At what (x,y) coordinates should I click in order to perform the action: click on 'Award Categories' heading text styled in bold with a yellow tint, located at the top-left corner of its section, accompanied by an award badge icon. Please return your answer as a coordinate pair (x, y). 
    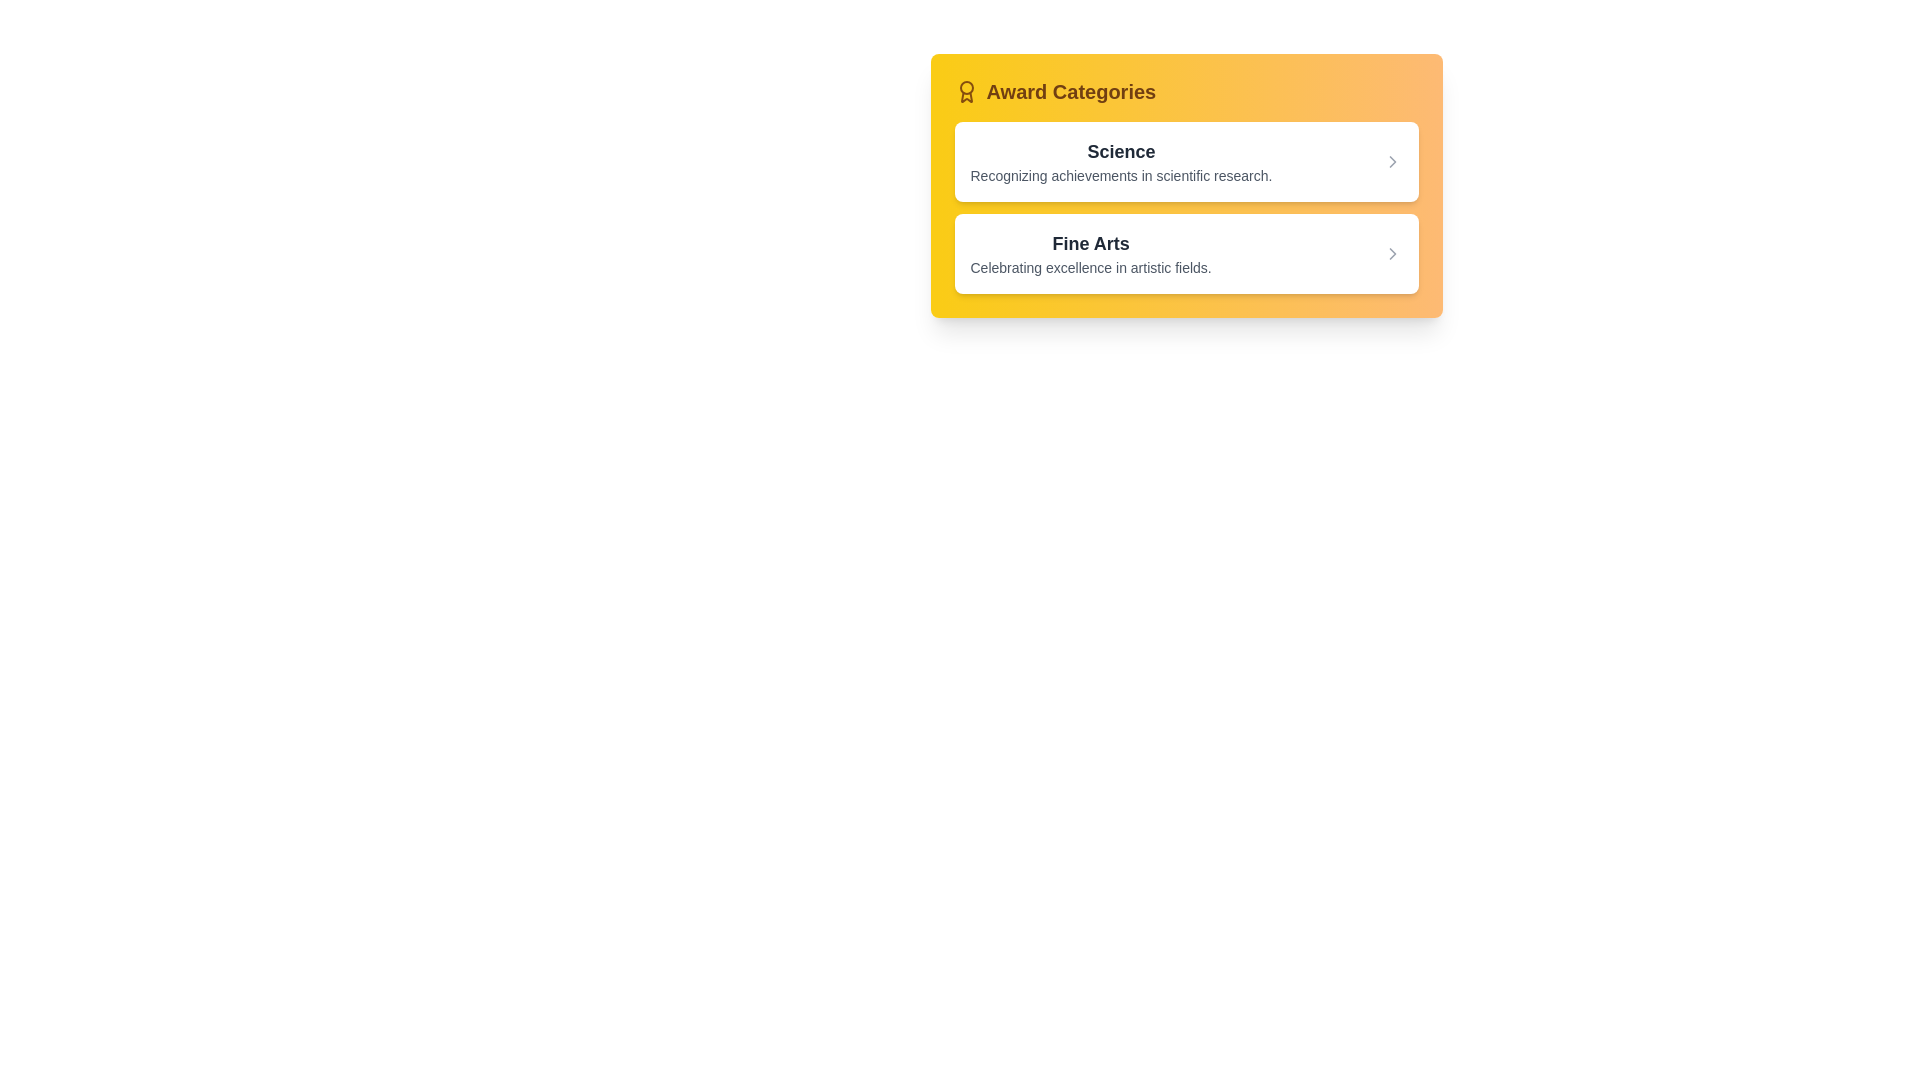
    Looking at the image, I should click on (1054, 92).